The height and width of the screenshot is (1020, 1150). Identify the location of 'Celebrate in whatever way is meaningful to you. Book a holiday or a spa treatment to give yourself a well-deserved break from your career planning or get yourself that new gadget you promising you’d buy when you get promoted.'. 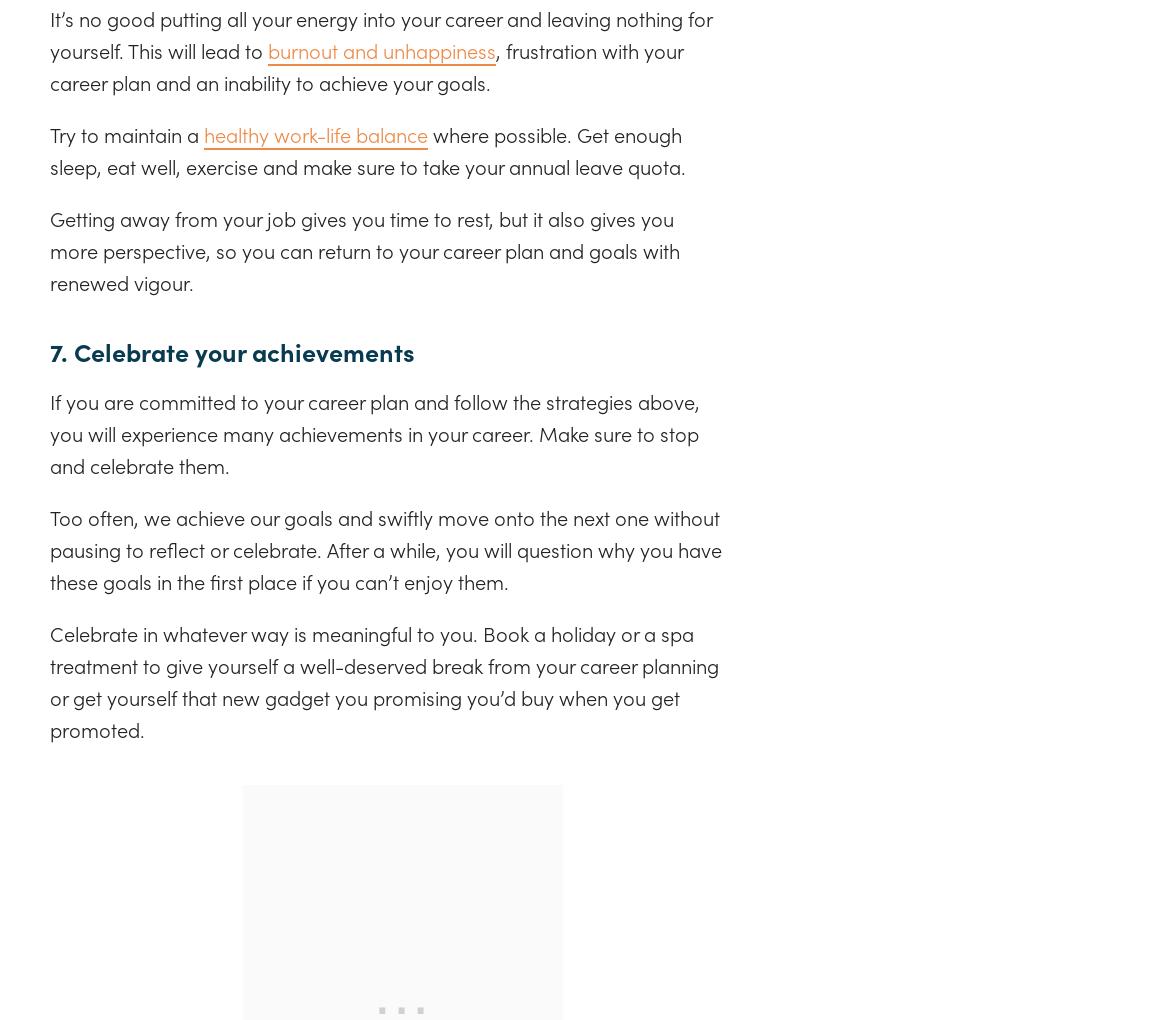
(384, 680).